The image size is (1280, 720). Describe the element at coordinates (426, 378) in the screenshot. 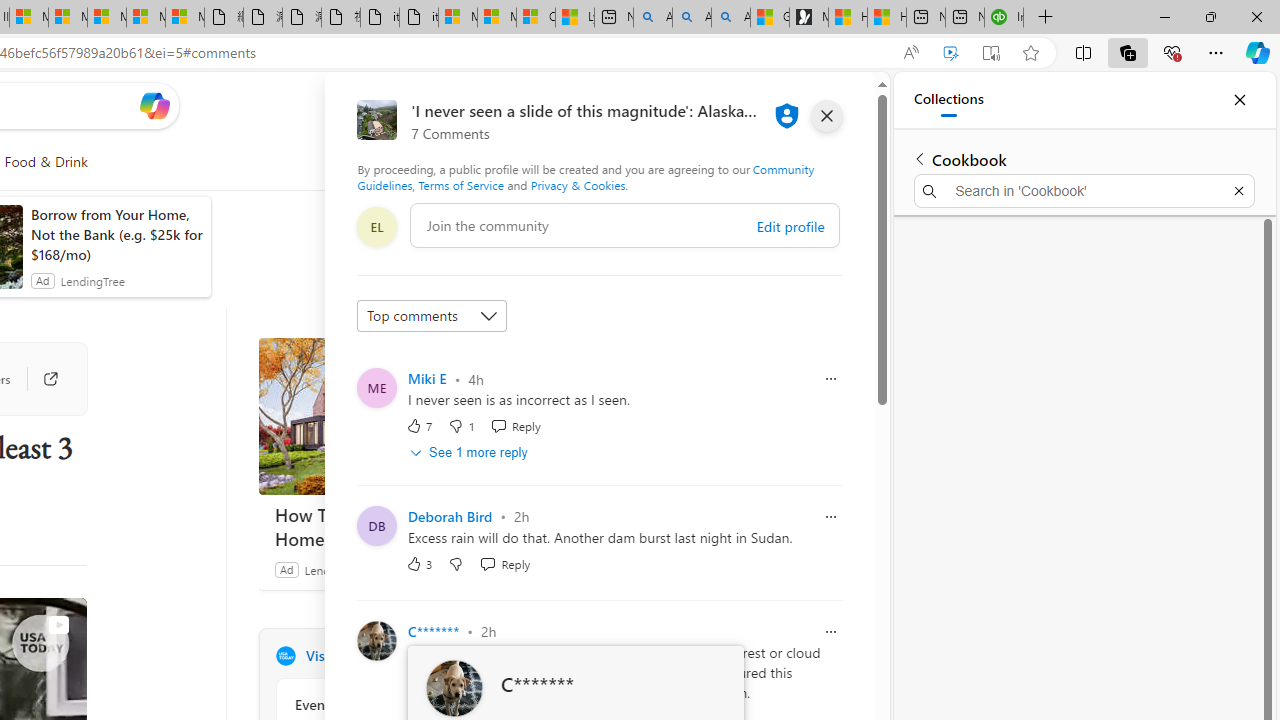

I see `'Miki E'` at that location.